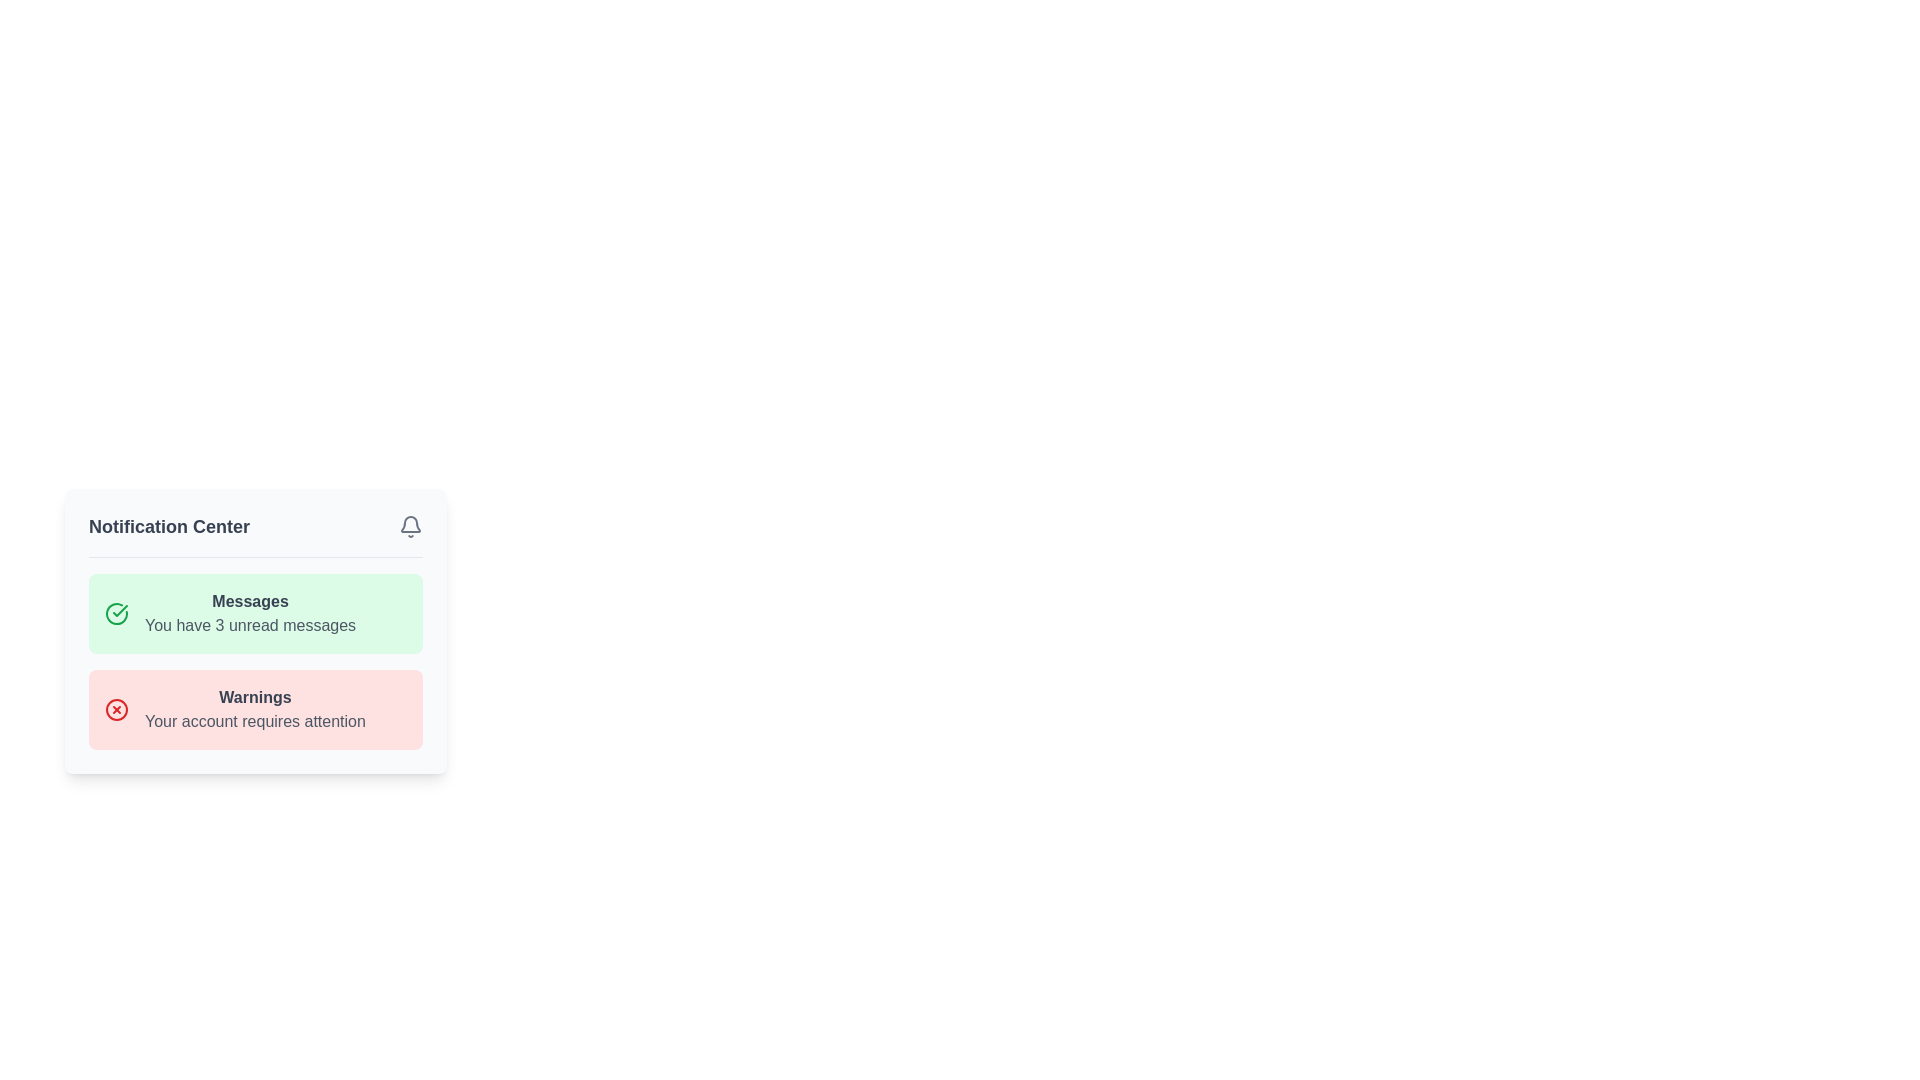 The height and width of the screenshot is (1080, 1920). I want to click on the 'Warnings' notification block in the 'Notification Center' interface, so click(254, 708).